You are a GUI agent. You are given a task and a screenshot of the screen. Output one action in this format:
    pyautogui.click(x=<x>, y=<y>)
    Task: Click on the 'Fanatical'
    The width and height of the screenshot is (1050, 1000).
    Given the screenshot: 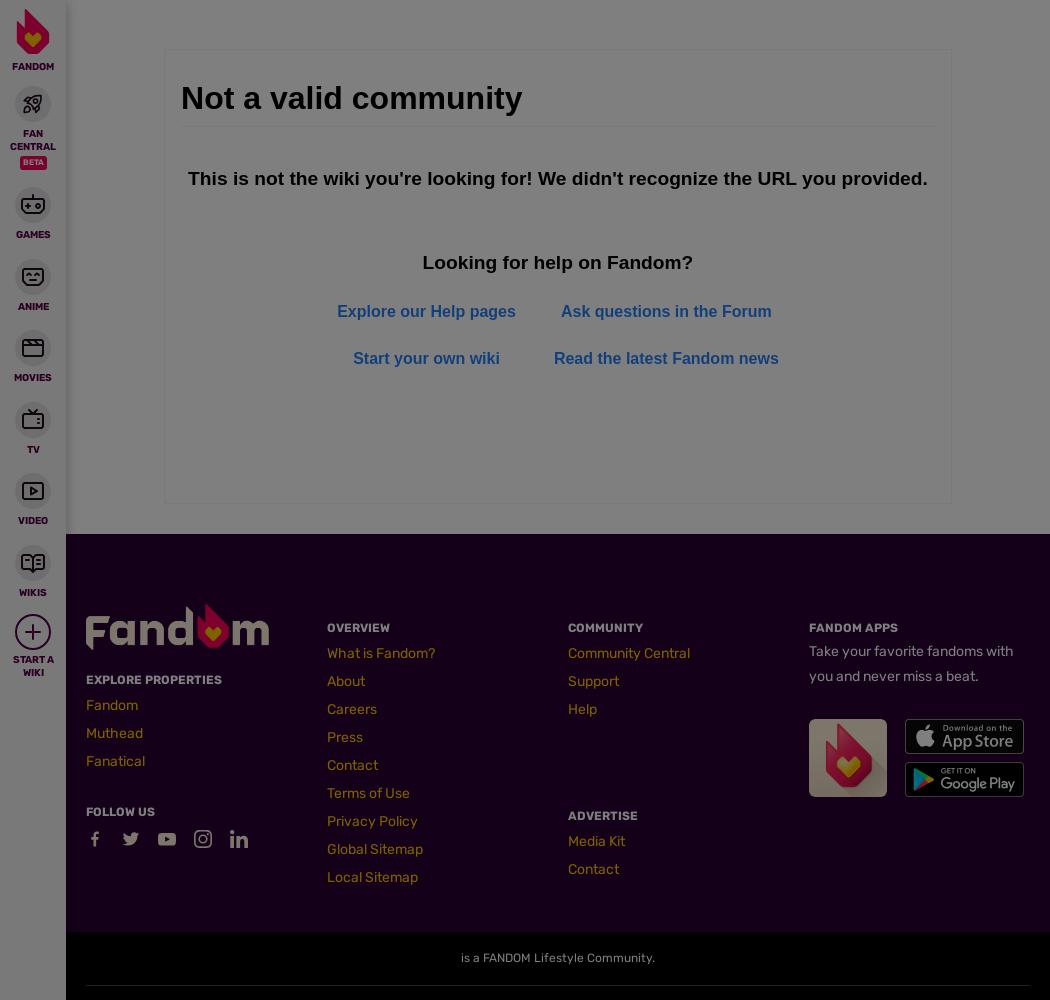 What is the action you would take?
    pyautogui.click(x=114, y=761)
    